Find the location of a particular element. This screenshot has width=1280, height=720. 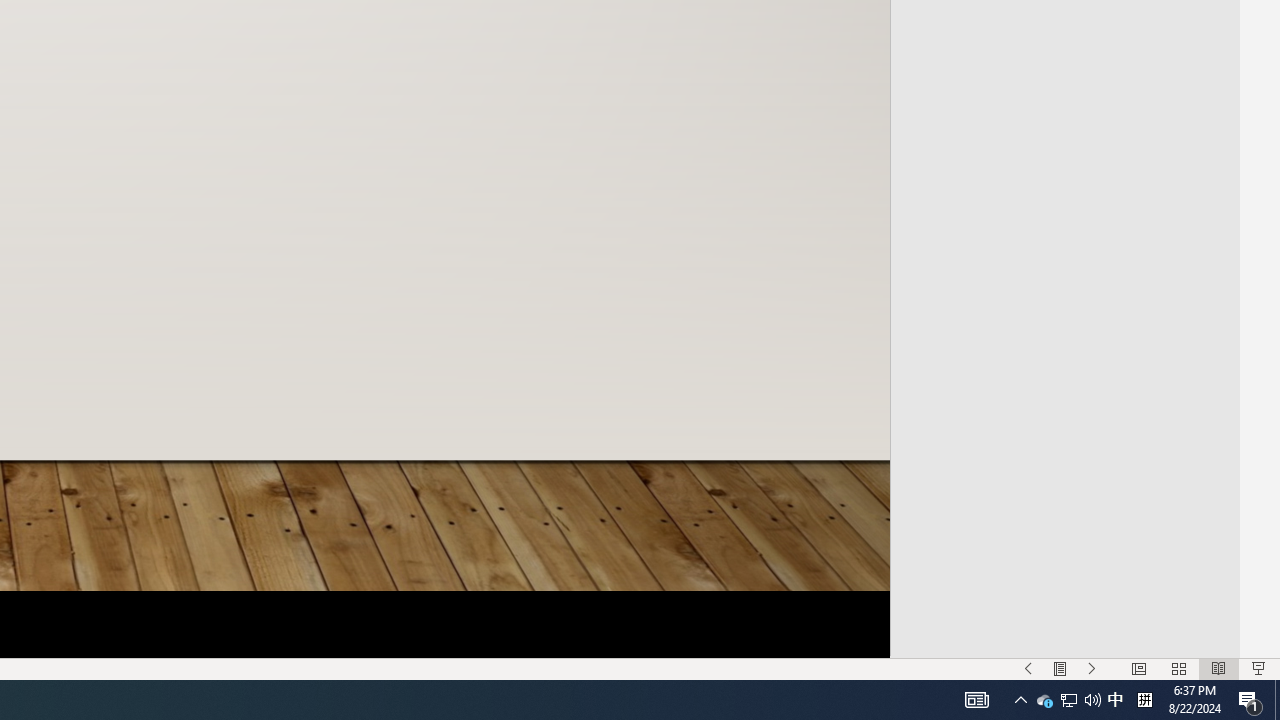

'Slide Sorter' is located at coordinates (1178, 669).